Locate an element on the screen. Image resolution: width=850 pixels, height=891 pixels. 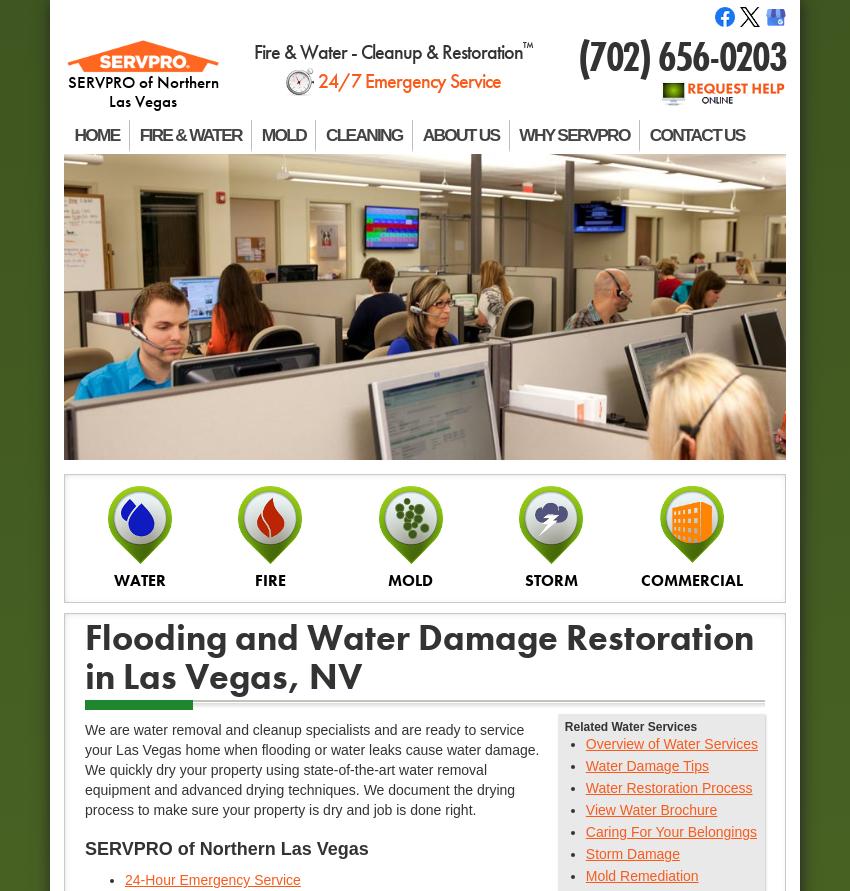
'Flooding and Water Damage Restoration in Las Vegas, NV' is located at coordinates (419, 656).